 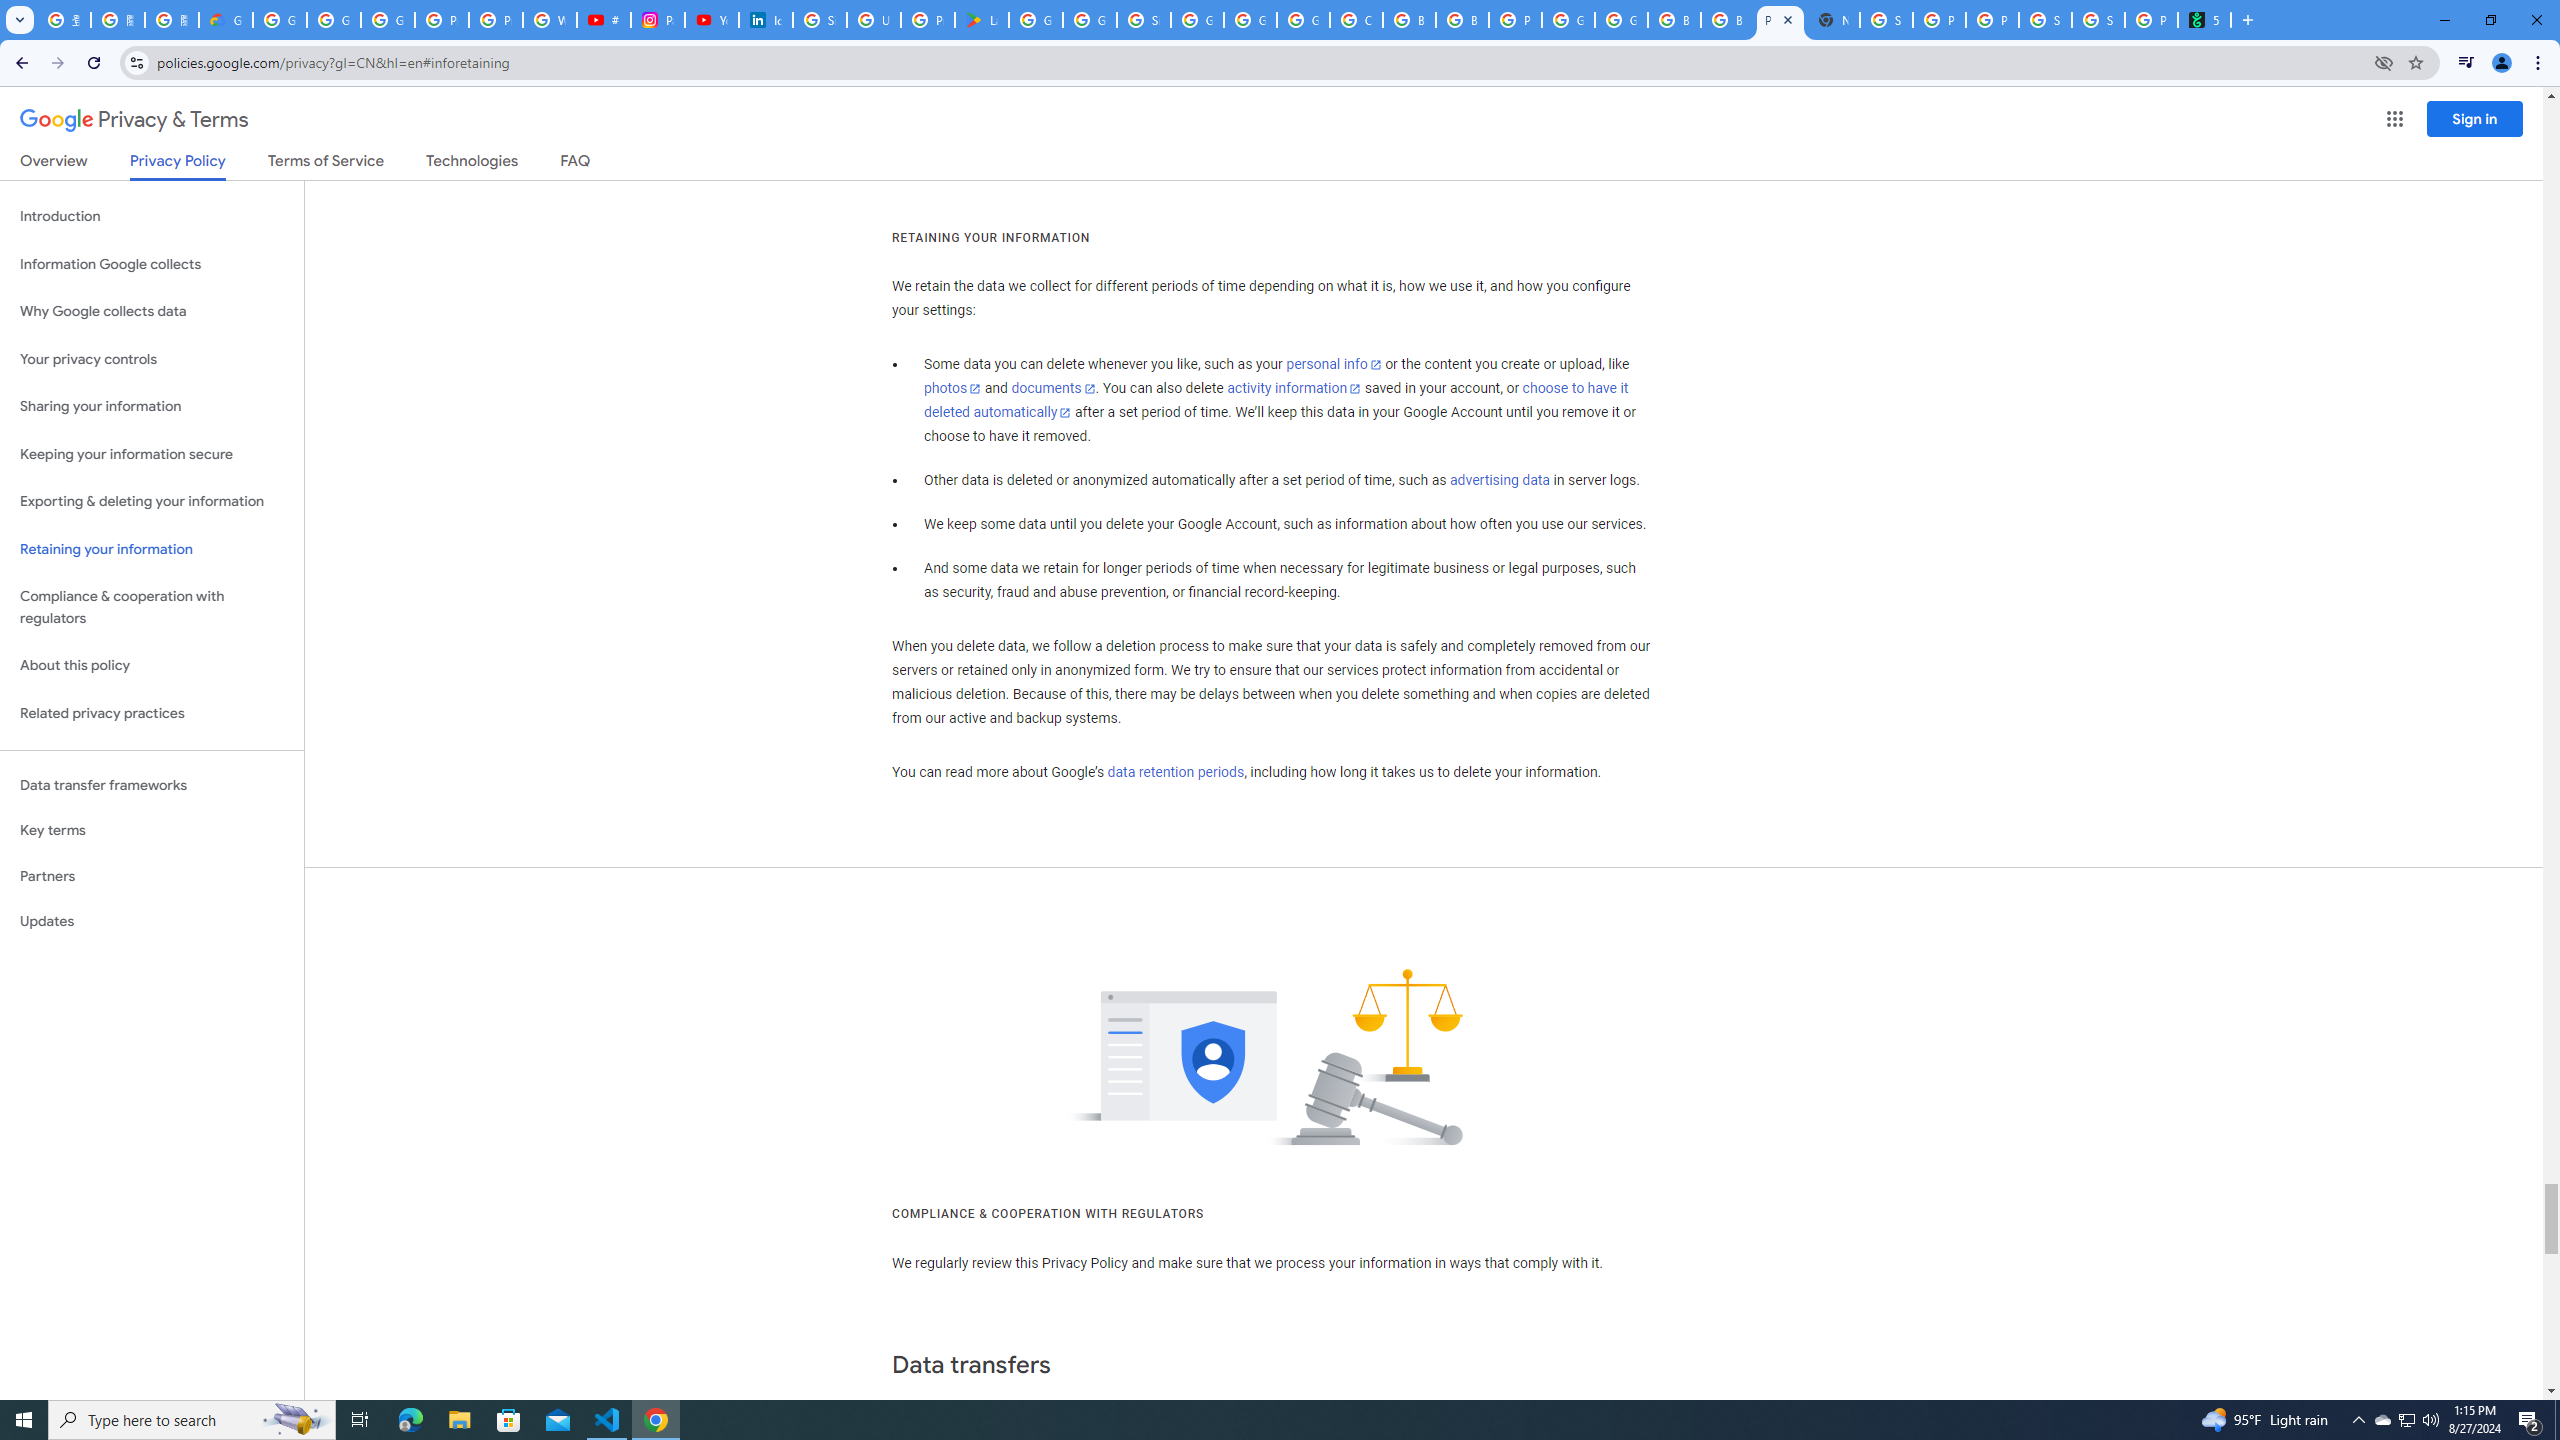 I want to click on 'Google Workspace - Specific Terms', so click(x=1089, y=19).